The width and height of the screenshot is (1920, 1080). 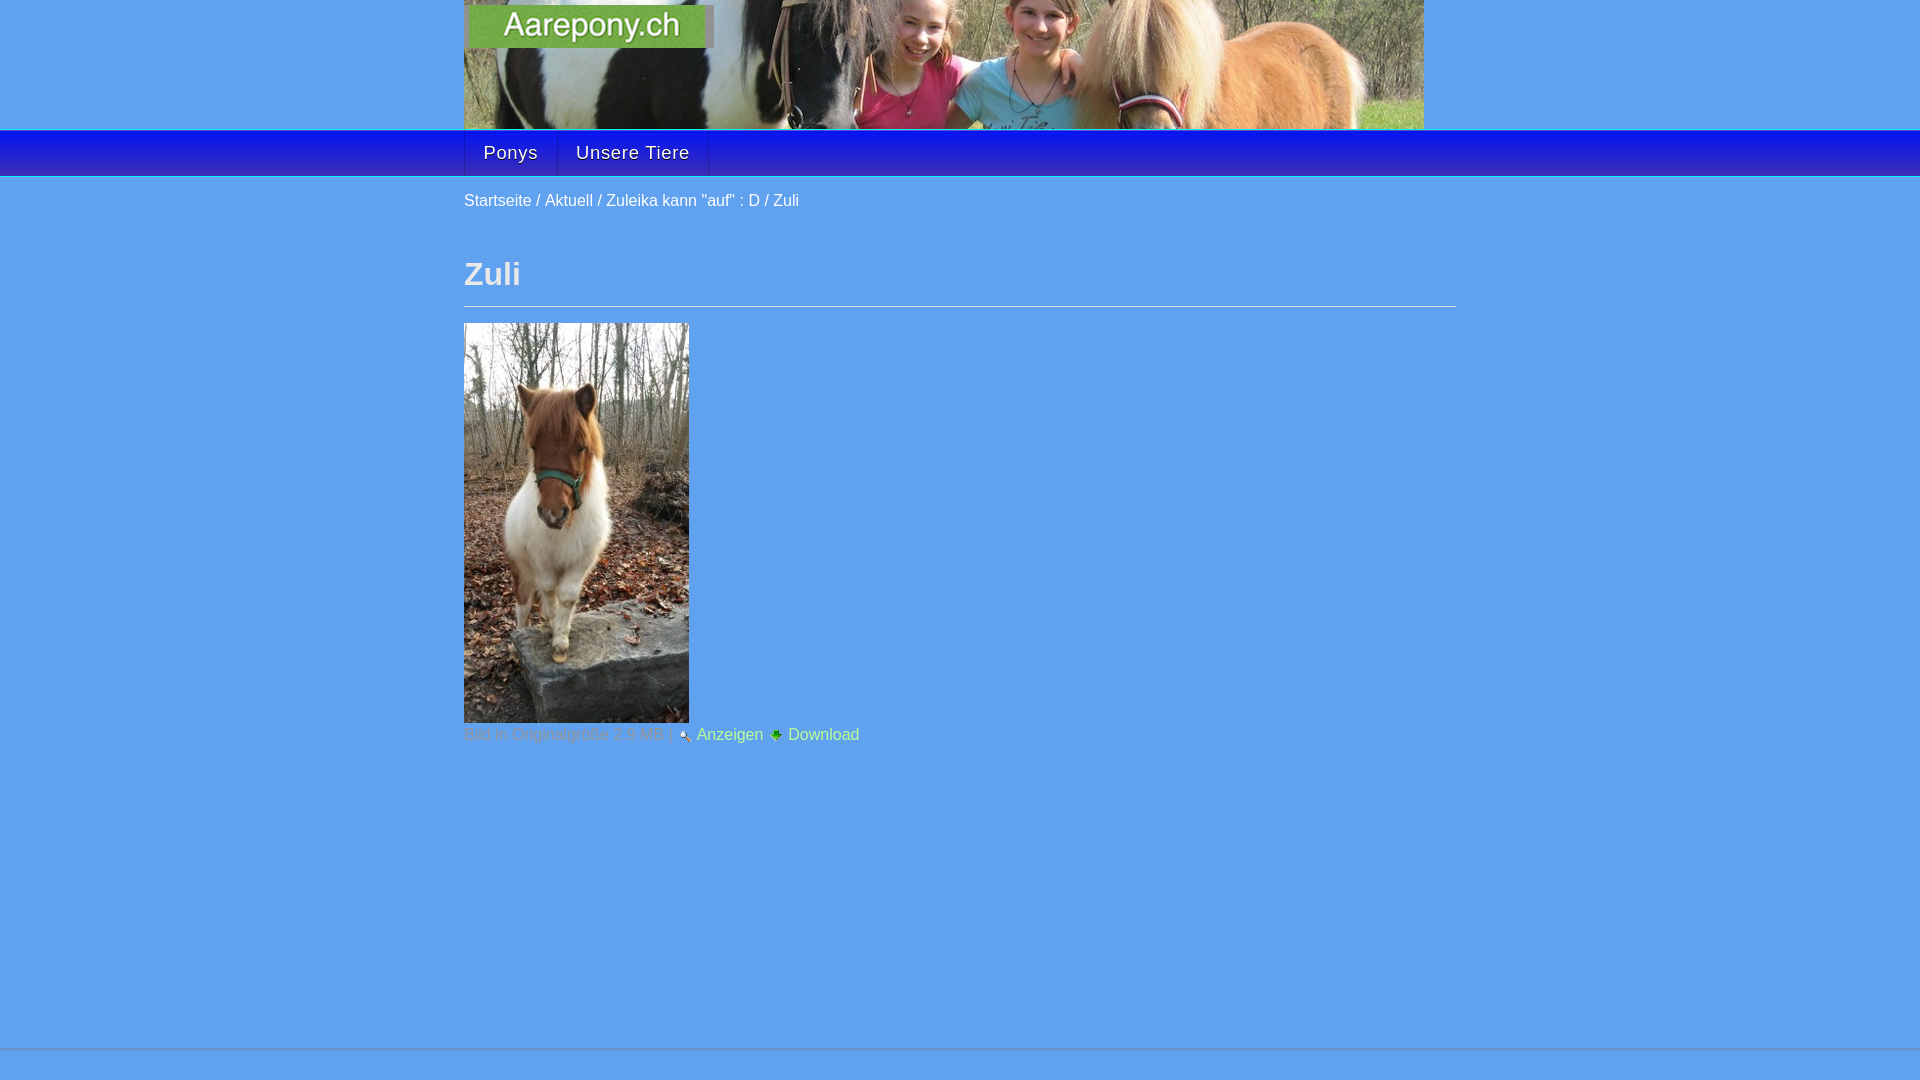 I want to click on 'Download', so click(x=814, y=734).